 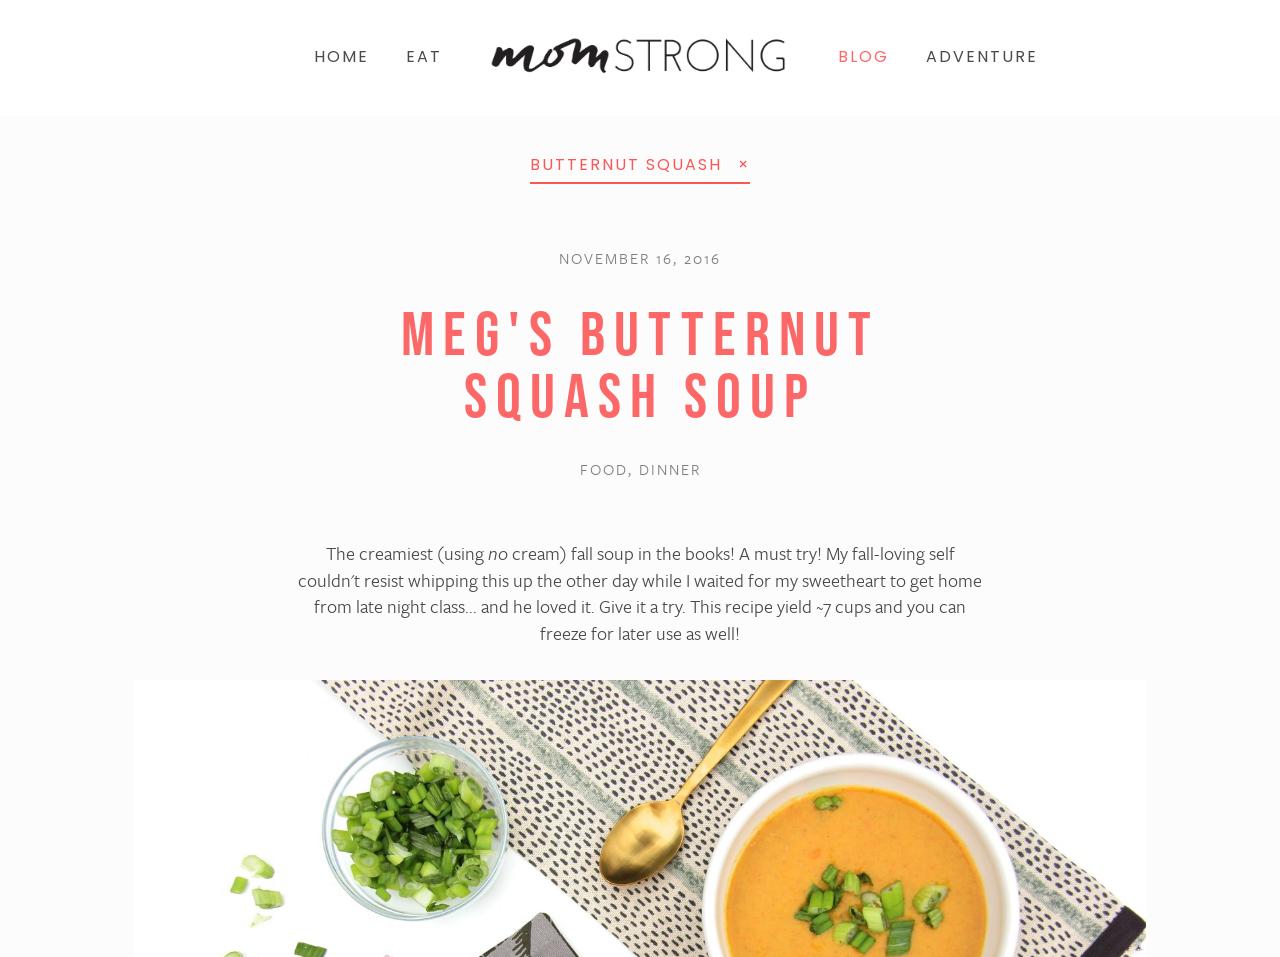 What do you see at coordinates (638, 363) in the screenshot?
I see `'Meg's Butternut Squash Soup'` at bounding box center [638, 363].